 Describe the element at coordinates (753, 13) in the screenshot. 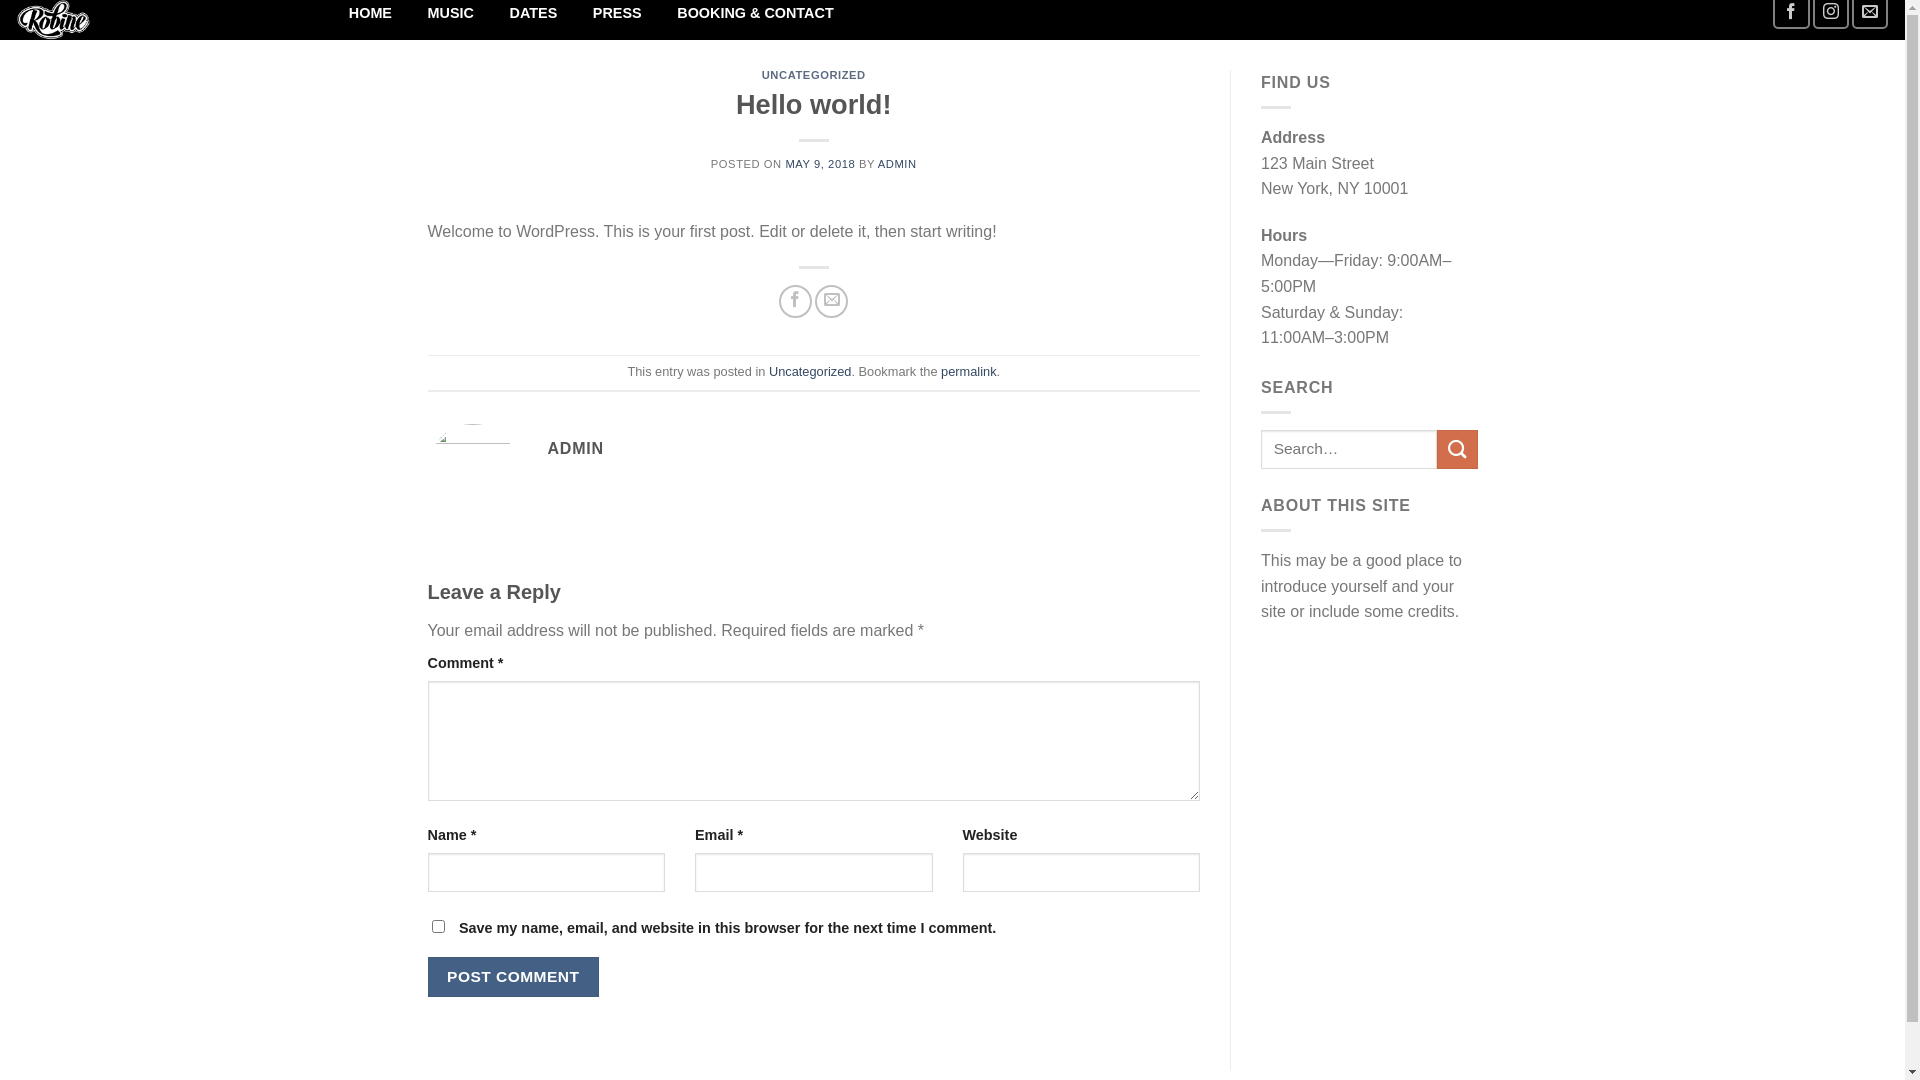

I see `'BOOKING & CONTACT'` at that location.